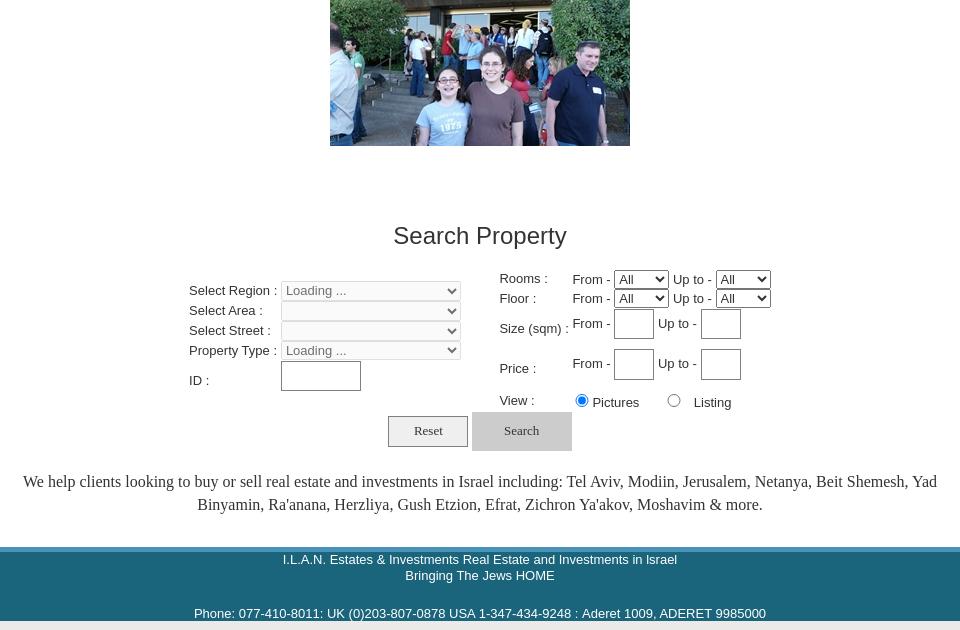 This screenshot has width=960, height=630. I want to click on 'View :', so click(517, 399).